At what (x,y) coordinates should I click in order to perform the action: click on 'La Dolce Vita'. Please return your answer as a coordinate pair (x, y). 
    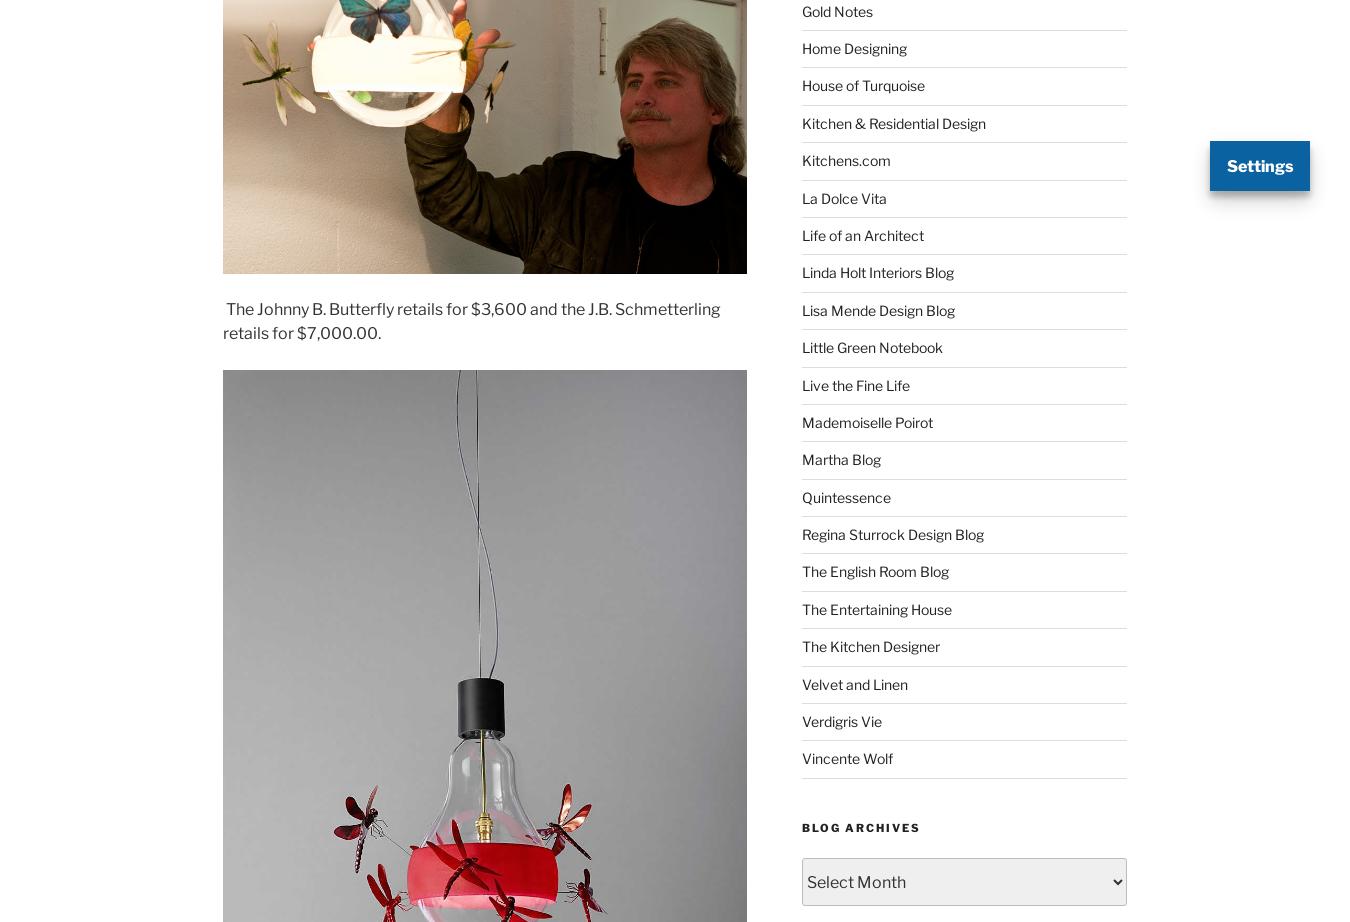
    Looking at the image, I should click on (843, 197).